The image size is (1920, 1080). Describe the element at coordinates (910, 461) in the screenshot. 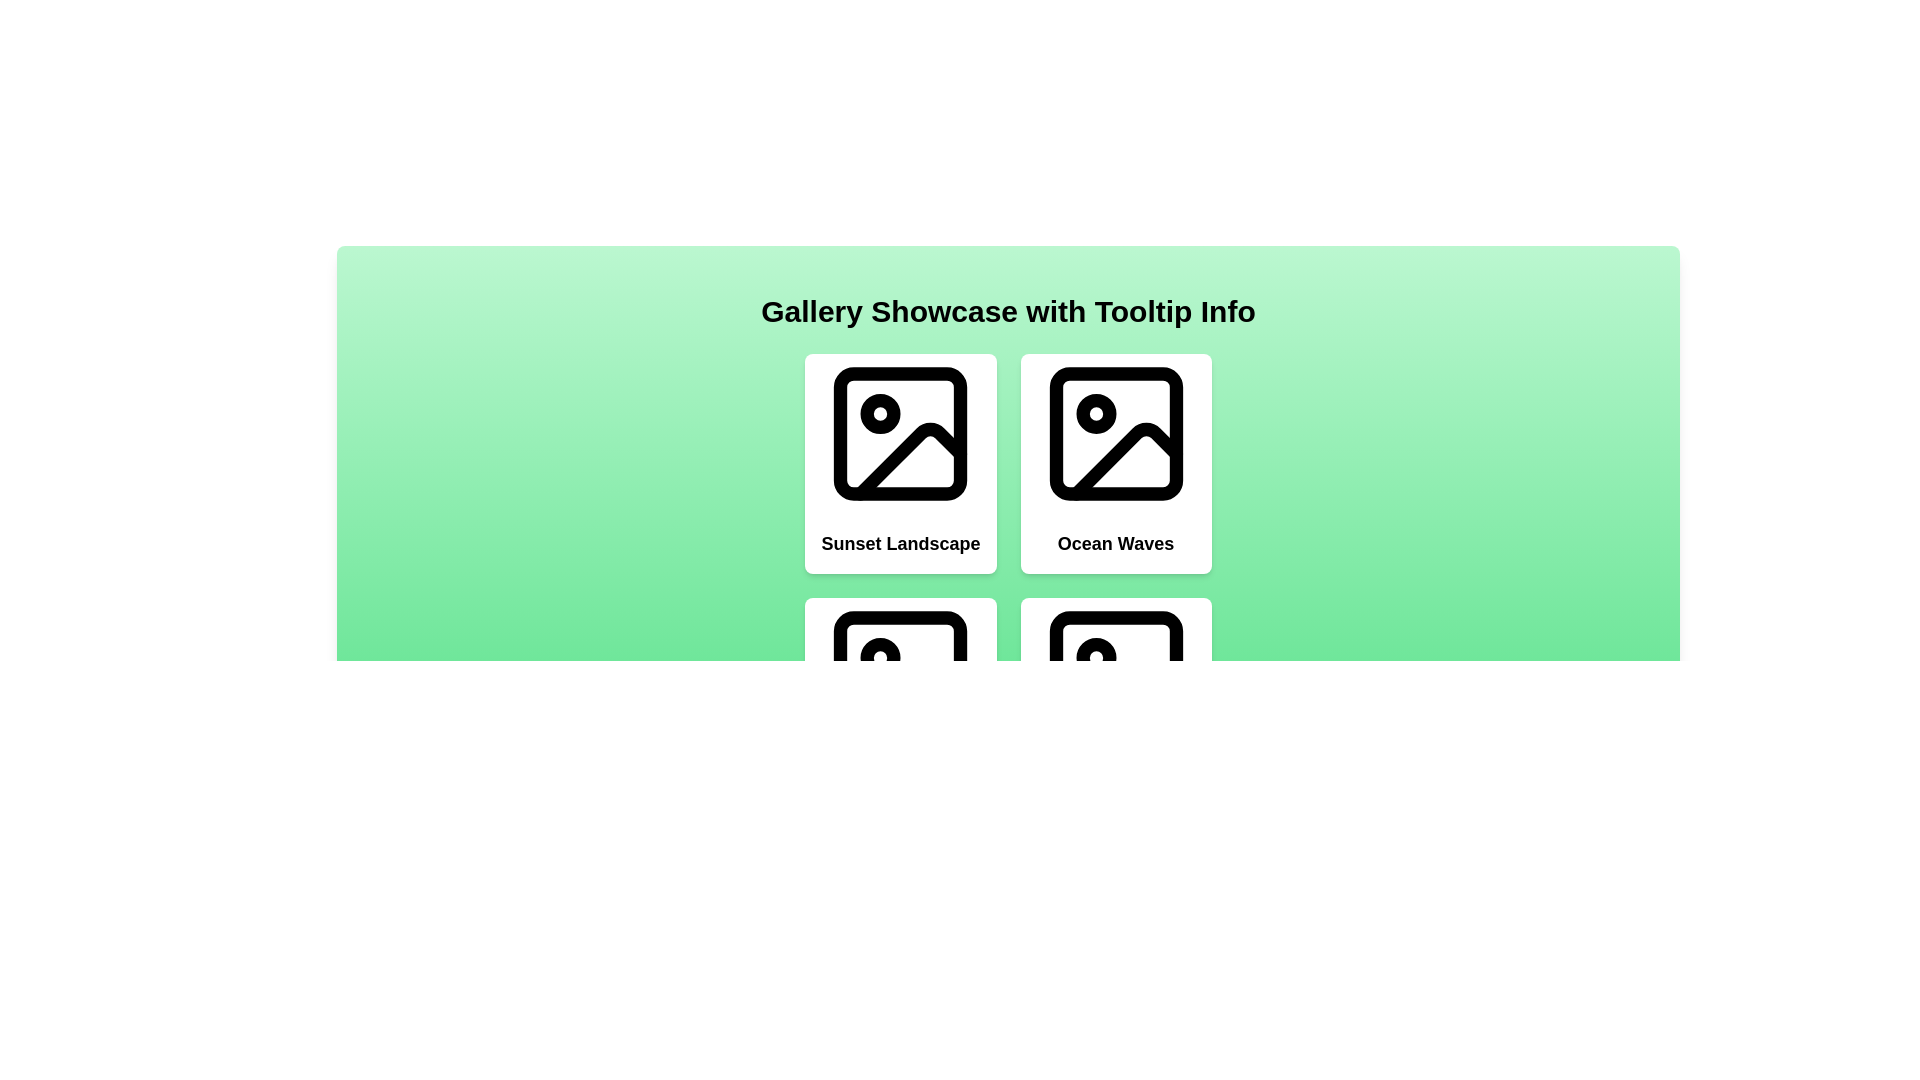

I see `the icon resembling a slanted line intersected by a rounded shape, which is located inside the left-hand square icon in the first row of the grid layout, just above the label 'Sunset Landscape'` at that location.